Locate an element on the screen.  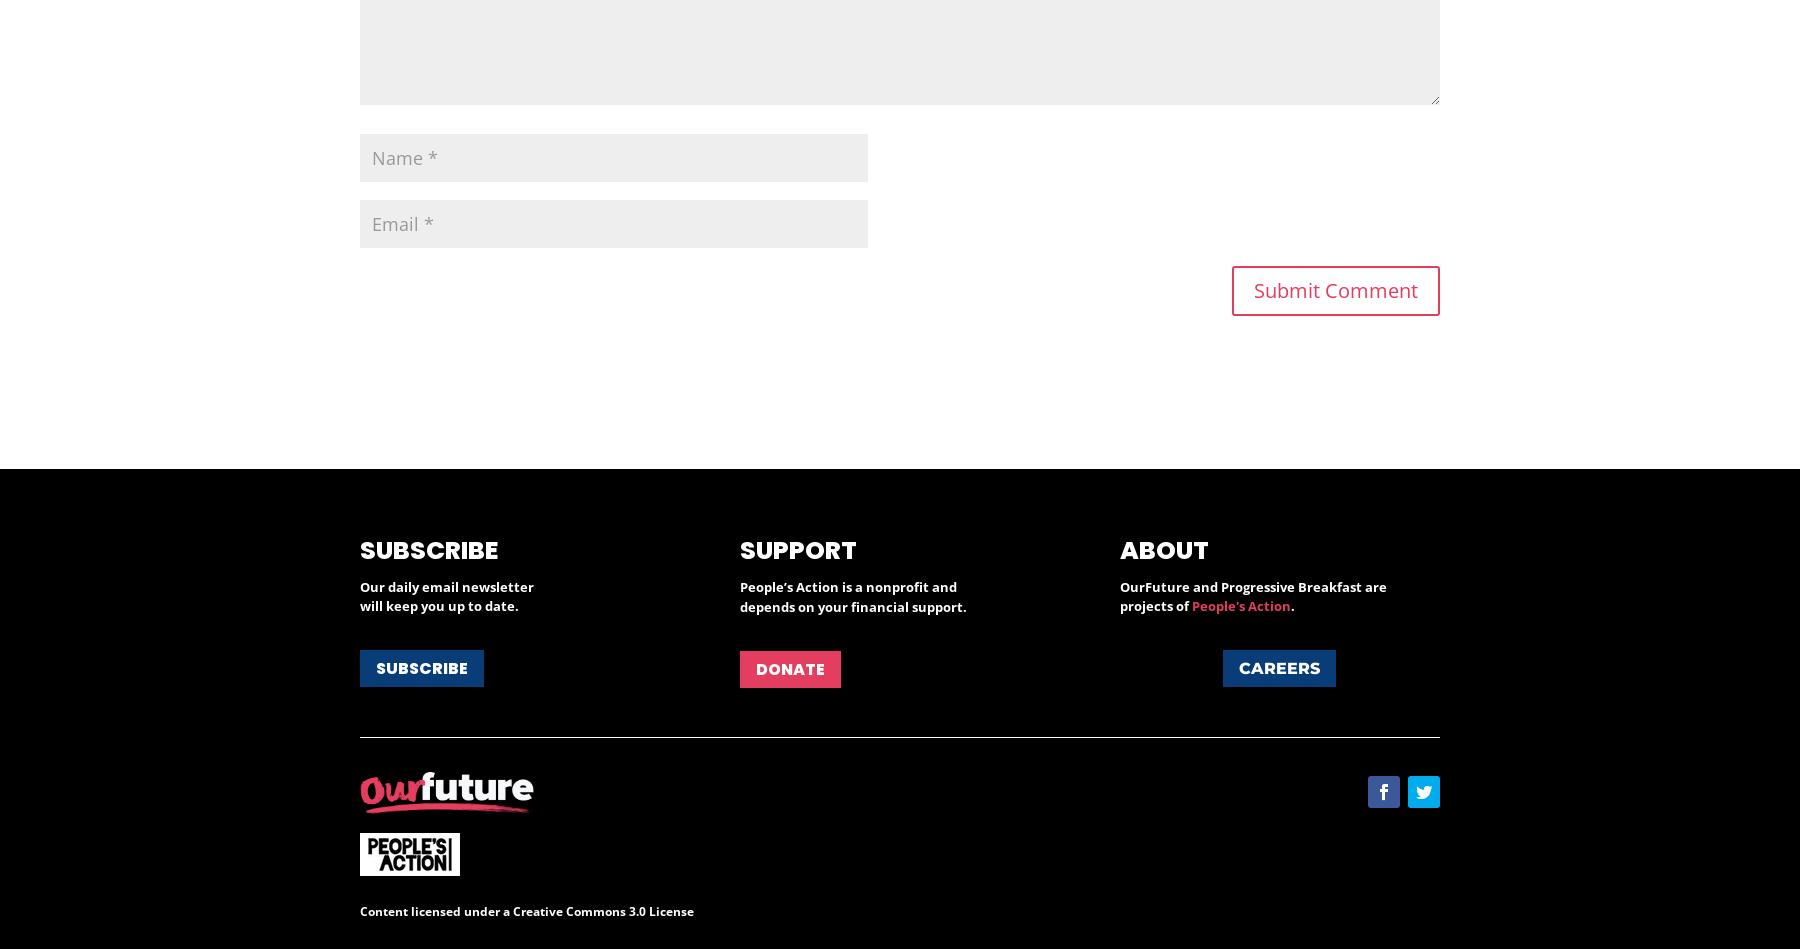
'.' is located at coordinates (1292, 605).